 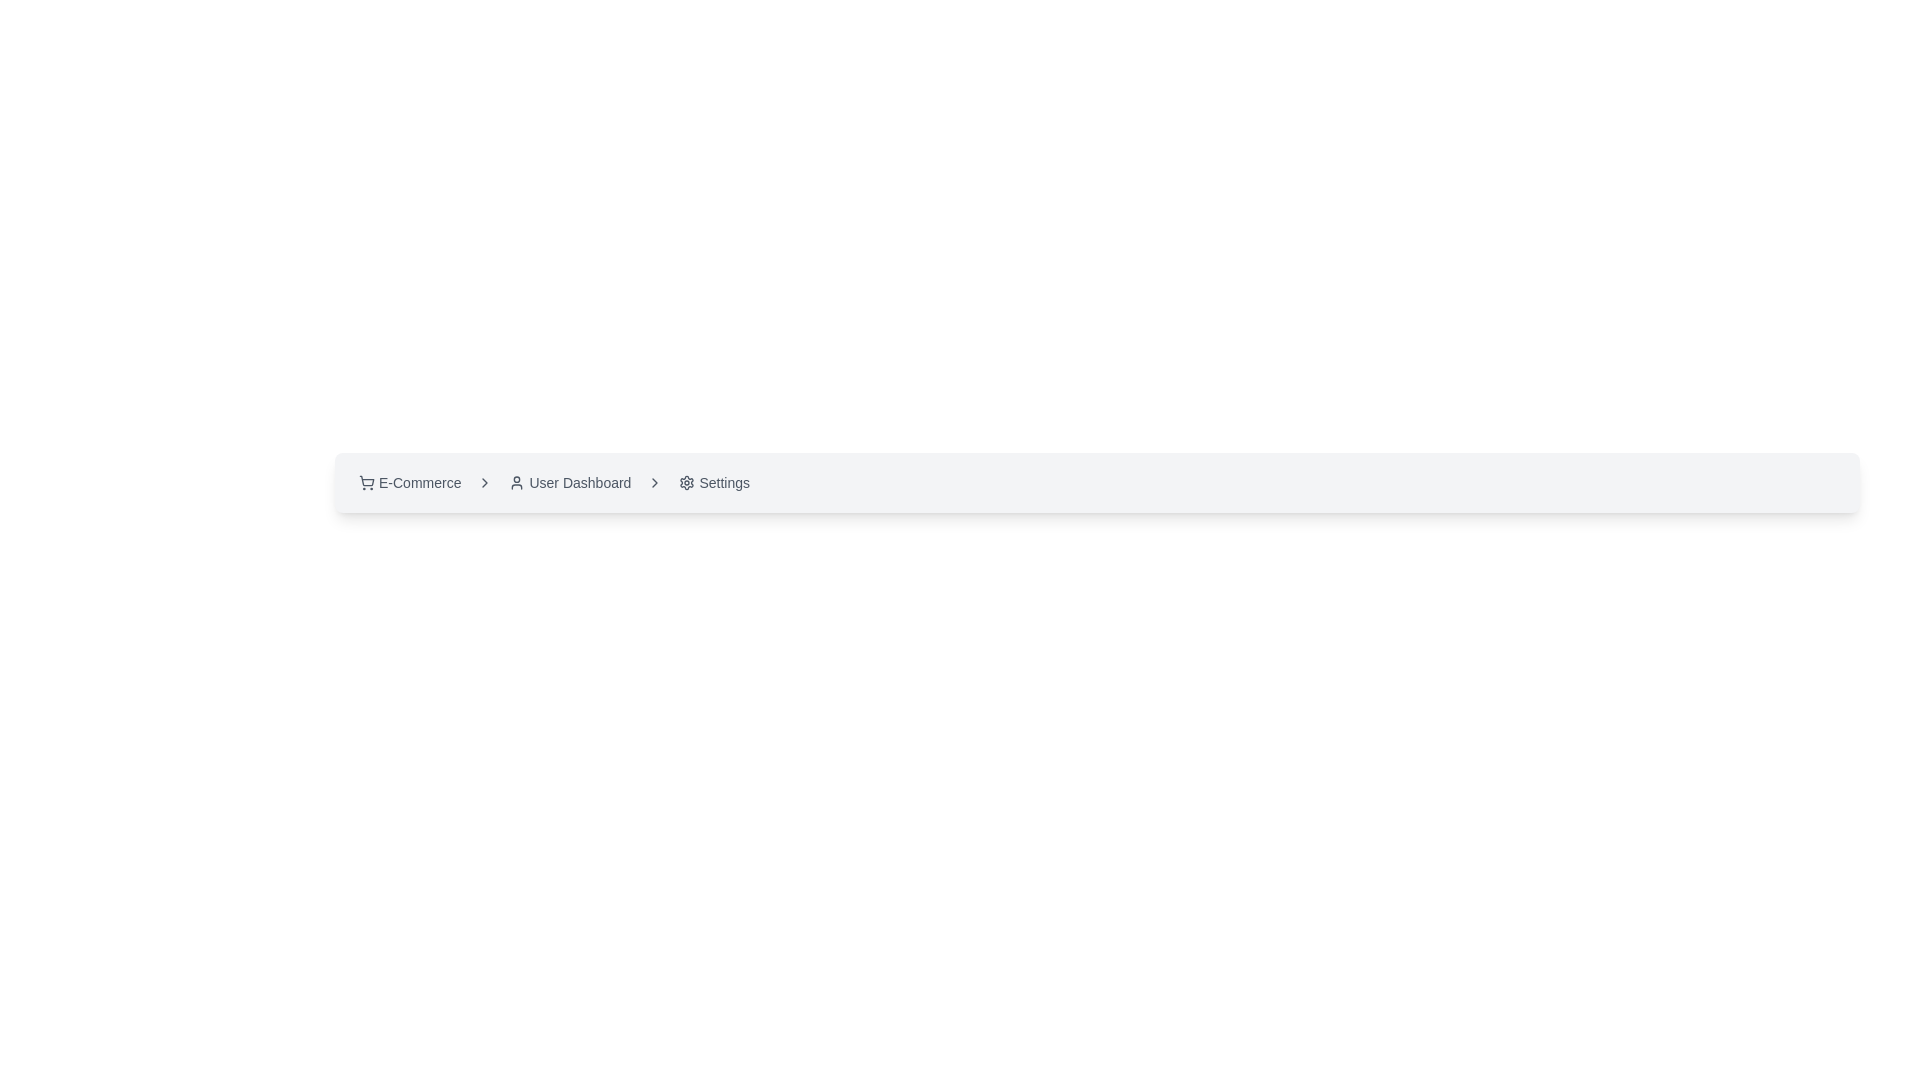 What do you see at coordinates (485, 482) in the screenshot?
I see `the first chevron arrow in the breadcrumb navigation bar, which separates the 'E-Commerce' label from the 'User Dashboard' label` at bounding box center [485, 482].